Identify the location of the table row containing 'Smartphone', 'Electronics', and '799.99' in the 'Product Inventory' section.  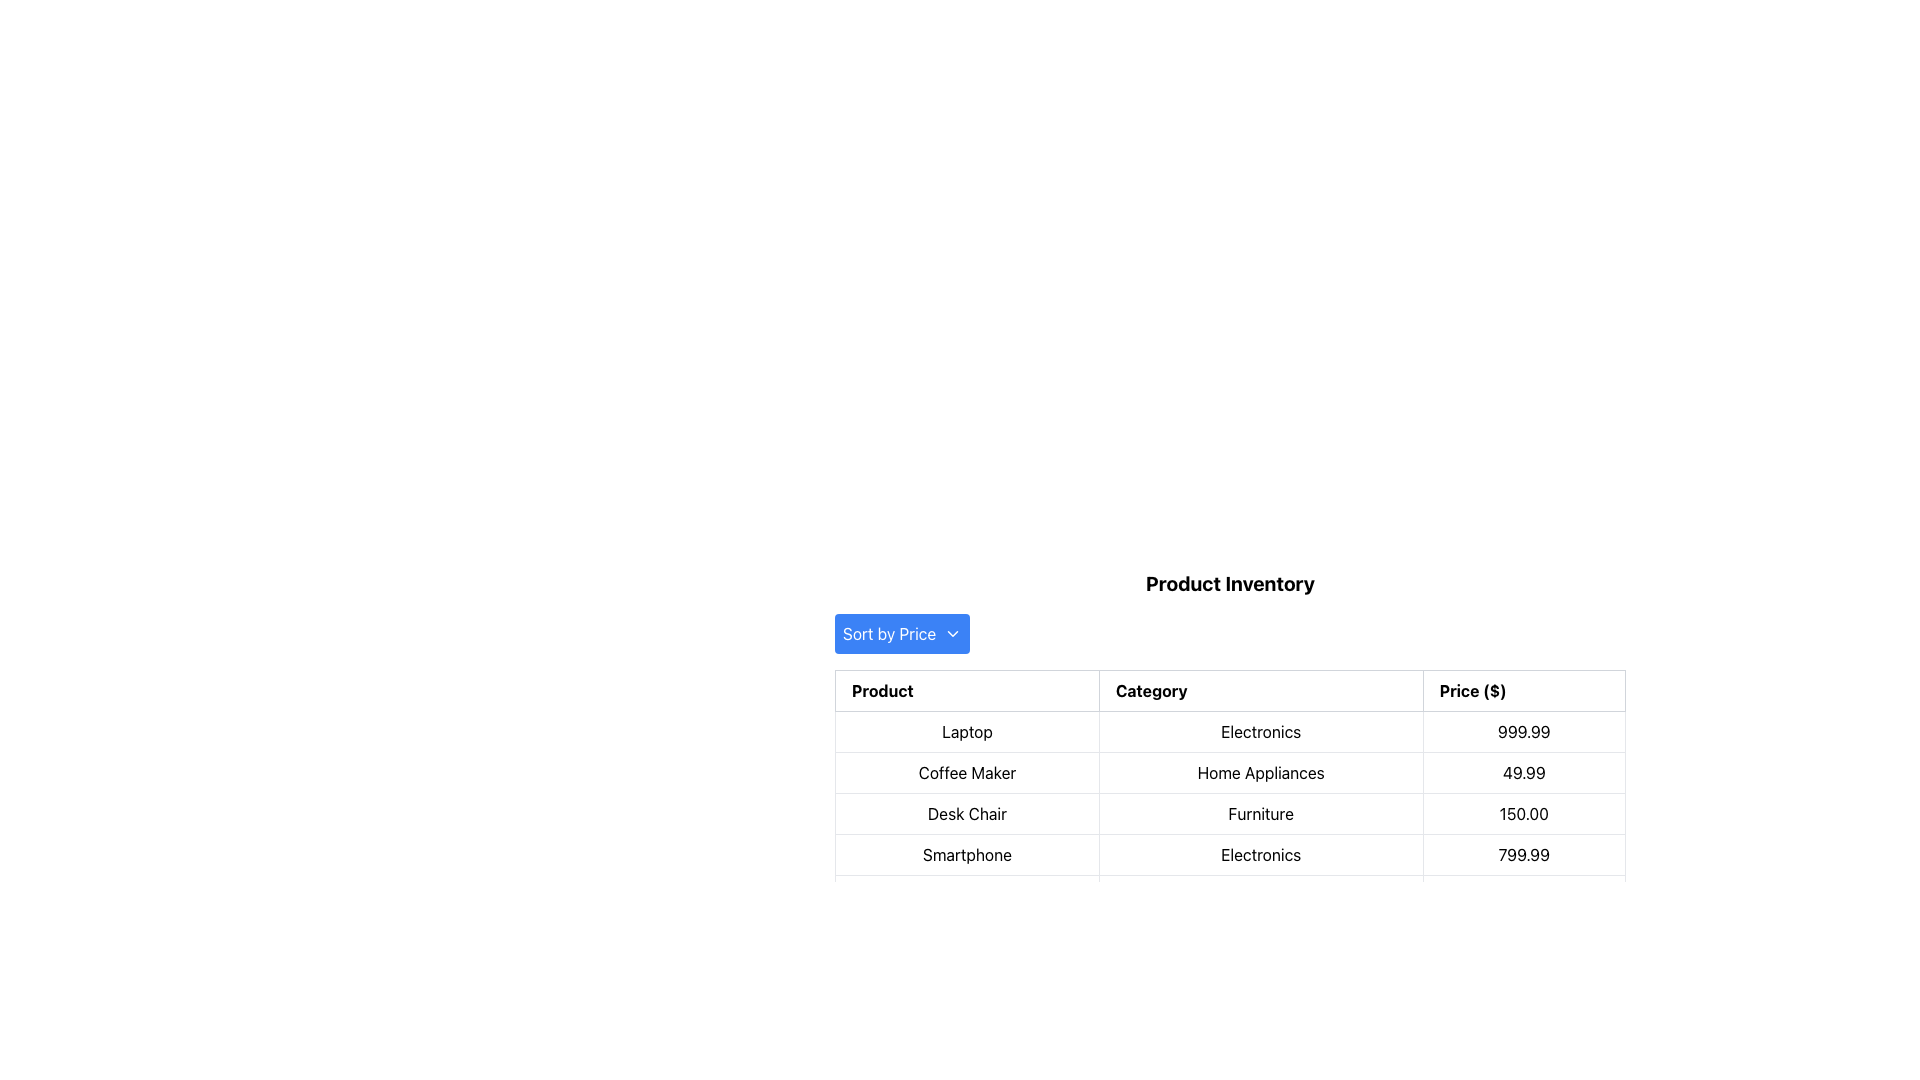
(1229, 855).